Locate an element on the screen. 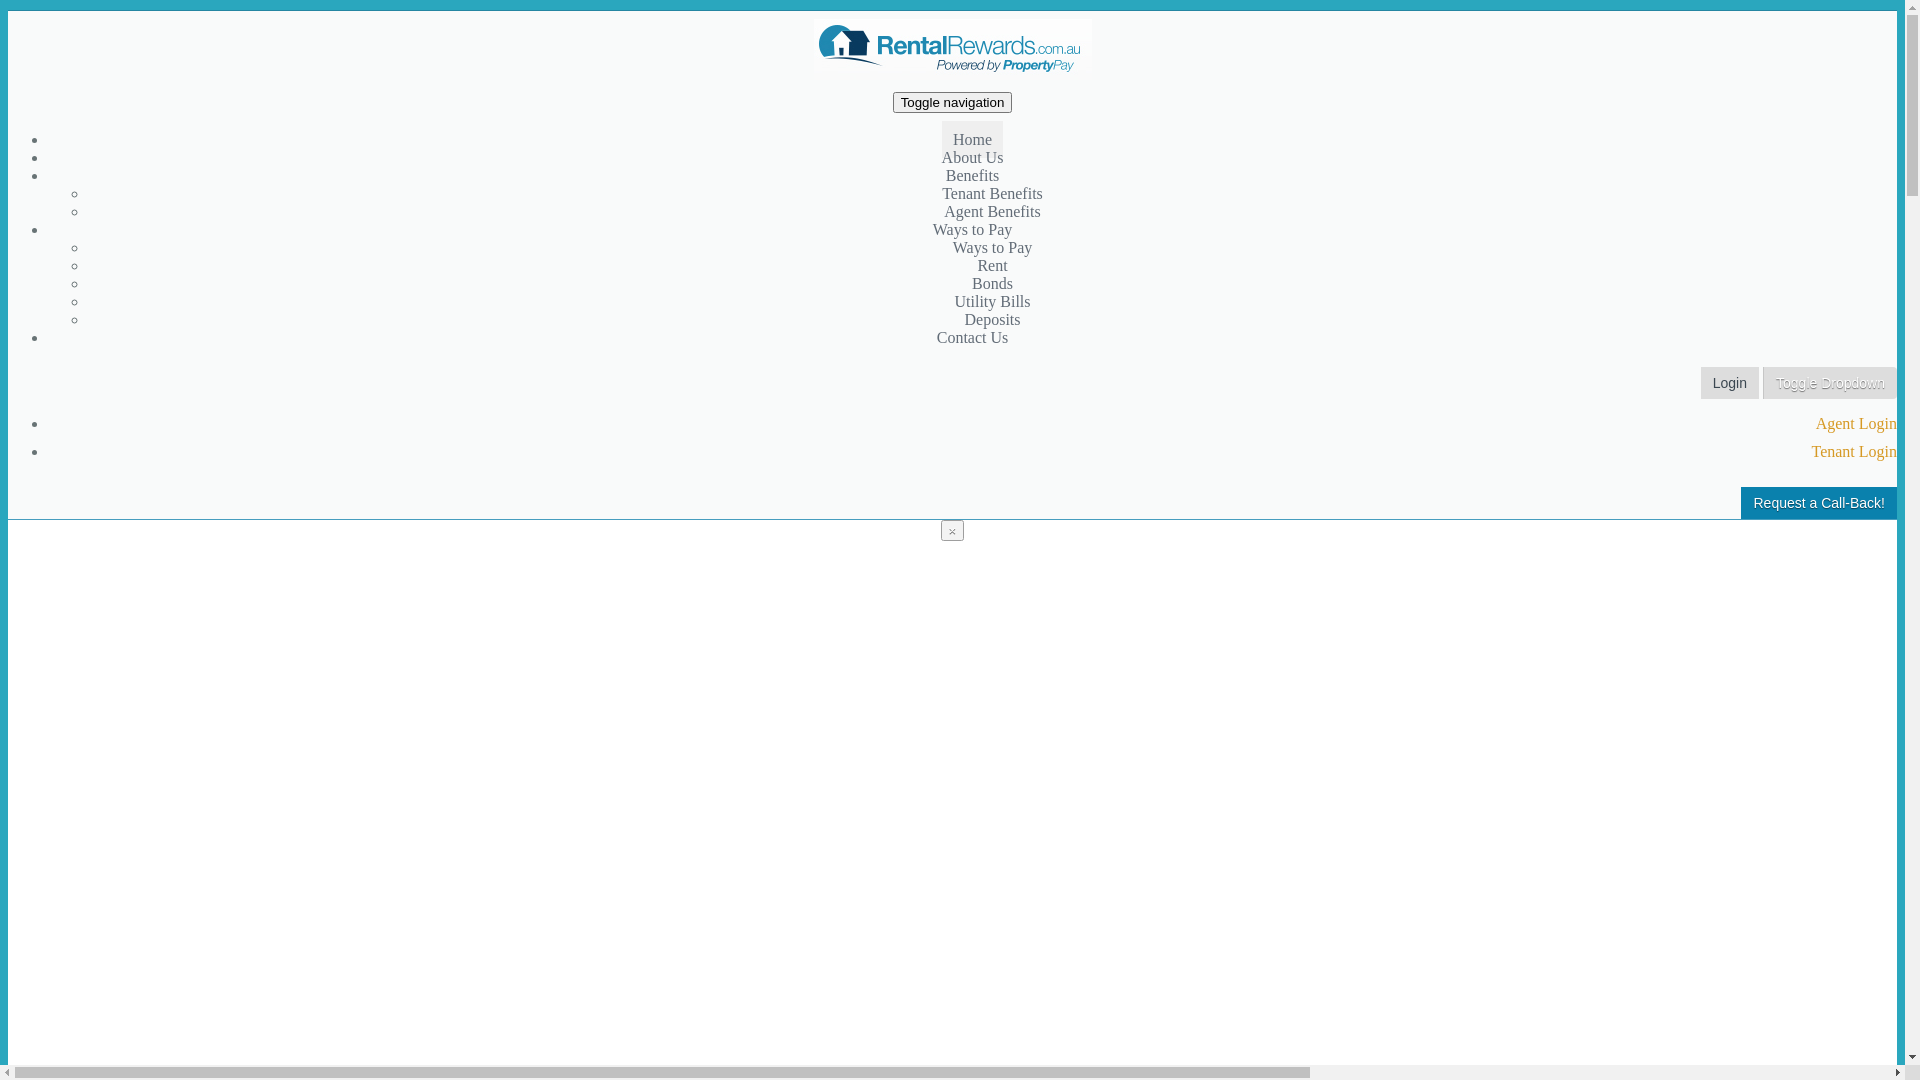 This screenshot has height=1080, width=1920. 'Utility Bills' is located at coordinates (953, 301).